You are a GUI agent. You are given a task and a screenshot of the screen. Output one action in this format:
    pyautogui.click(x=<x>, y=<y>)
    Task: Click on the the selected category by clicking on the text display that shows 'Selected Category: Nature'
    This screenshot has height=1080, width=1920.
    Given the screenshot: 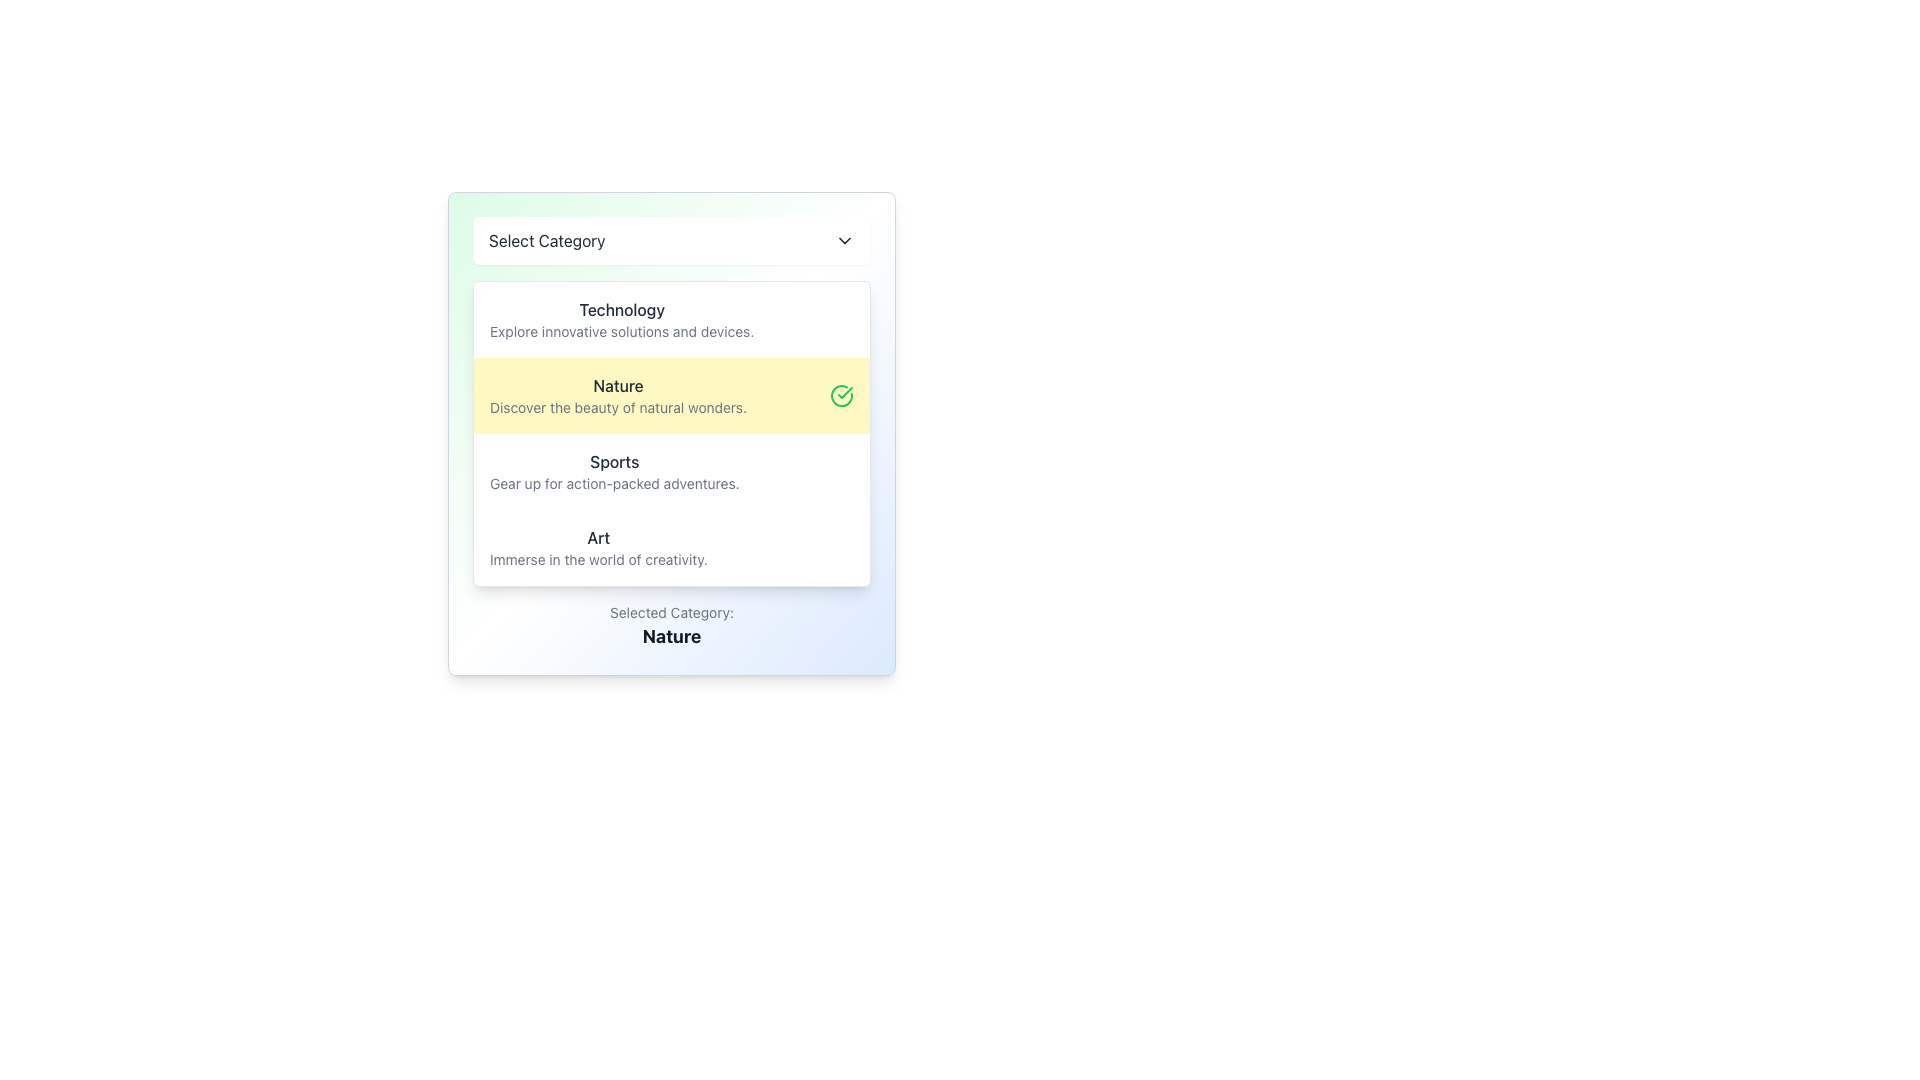 What is the action you would take?
    pyautogui.click(x=672, y=626)
    